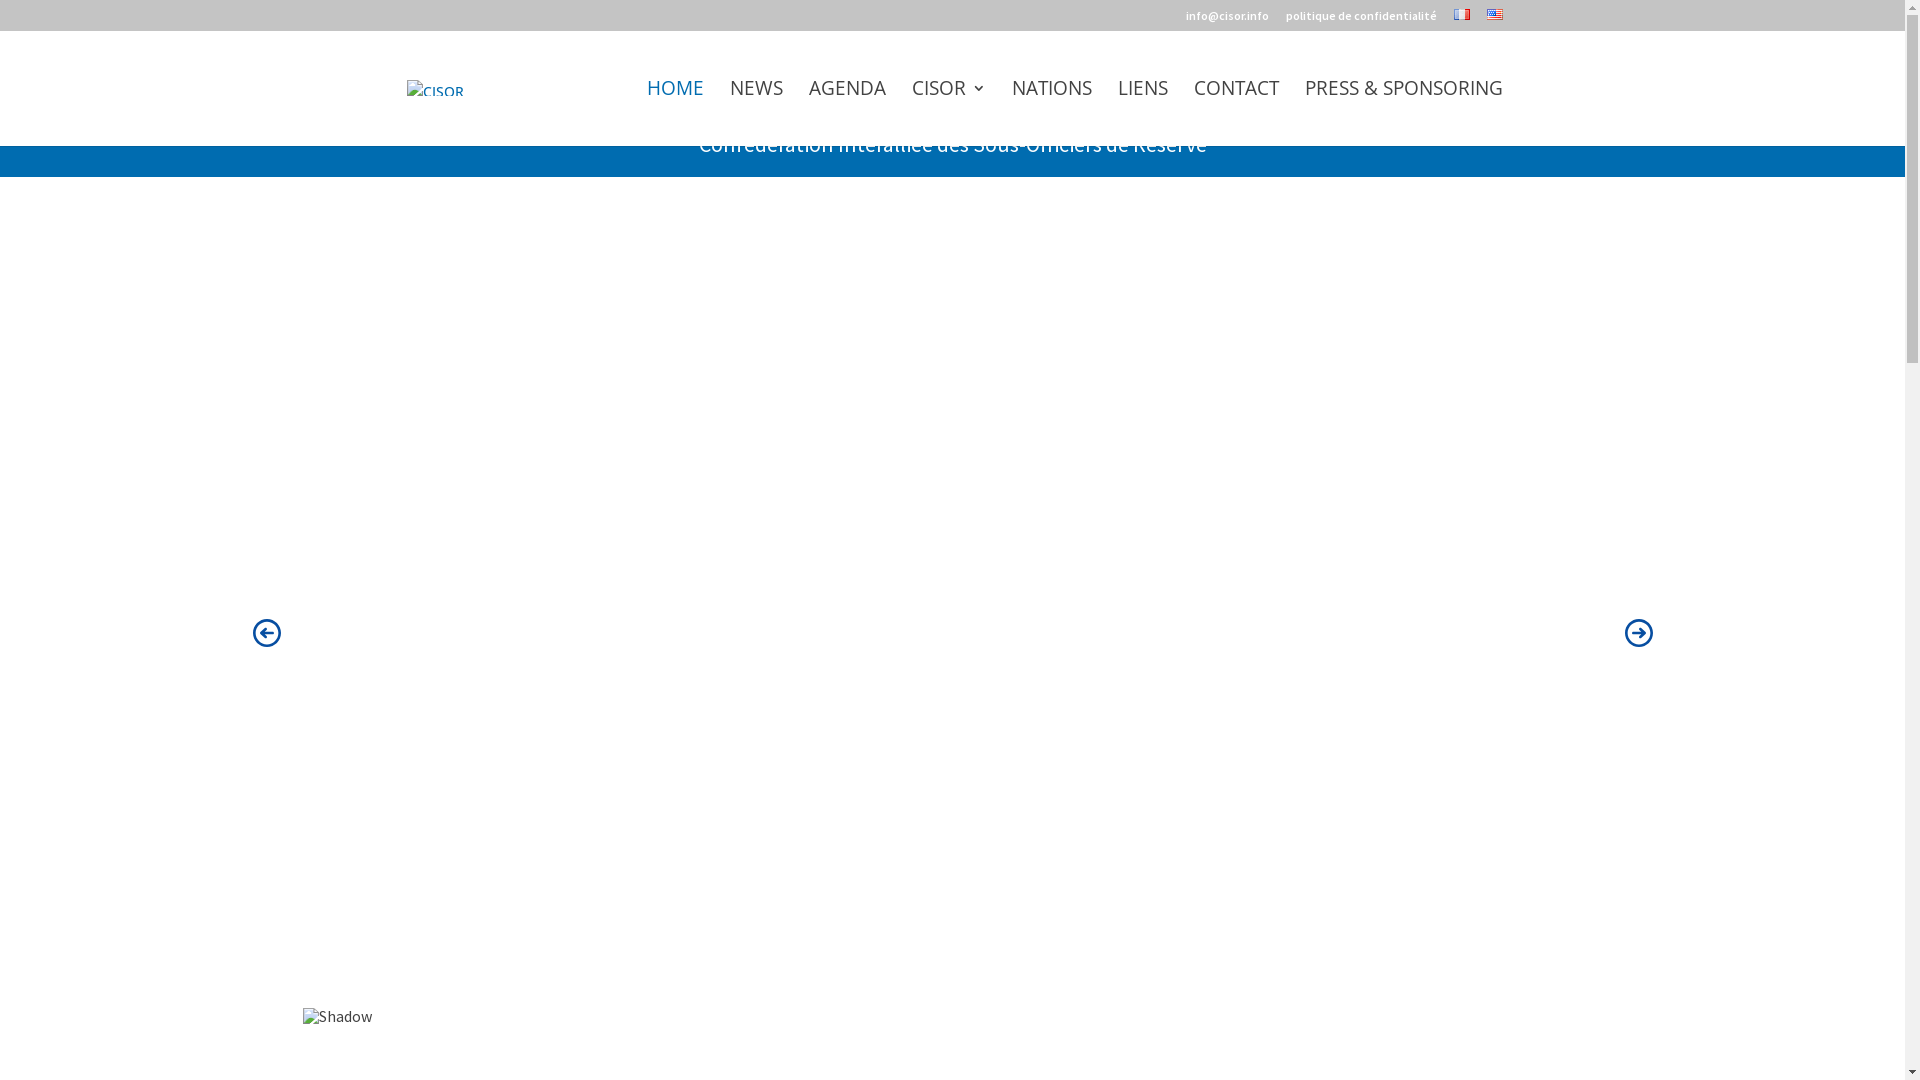 The width and height of the screenshot is (1920, 1080). What do you see at coordinates (1194, 113) in the screenshot?
I see `'CONTACT'` at bounding box center [1194, 113].